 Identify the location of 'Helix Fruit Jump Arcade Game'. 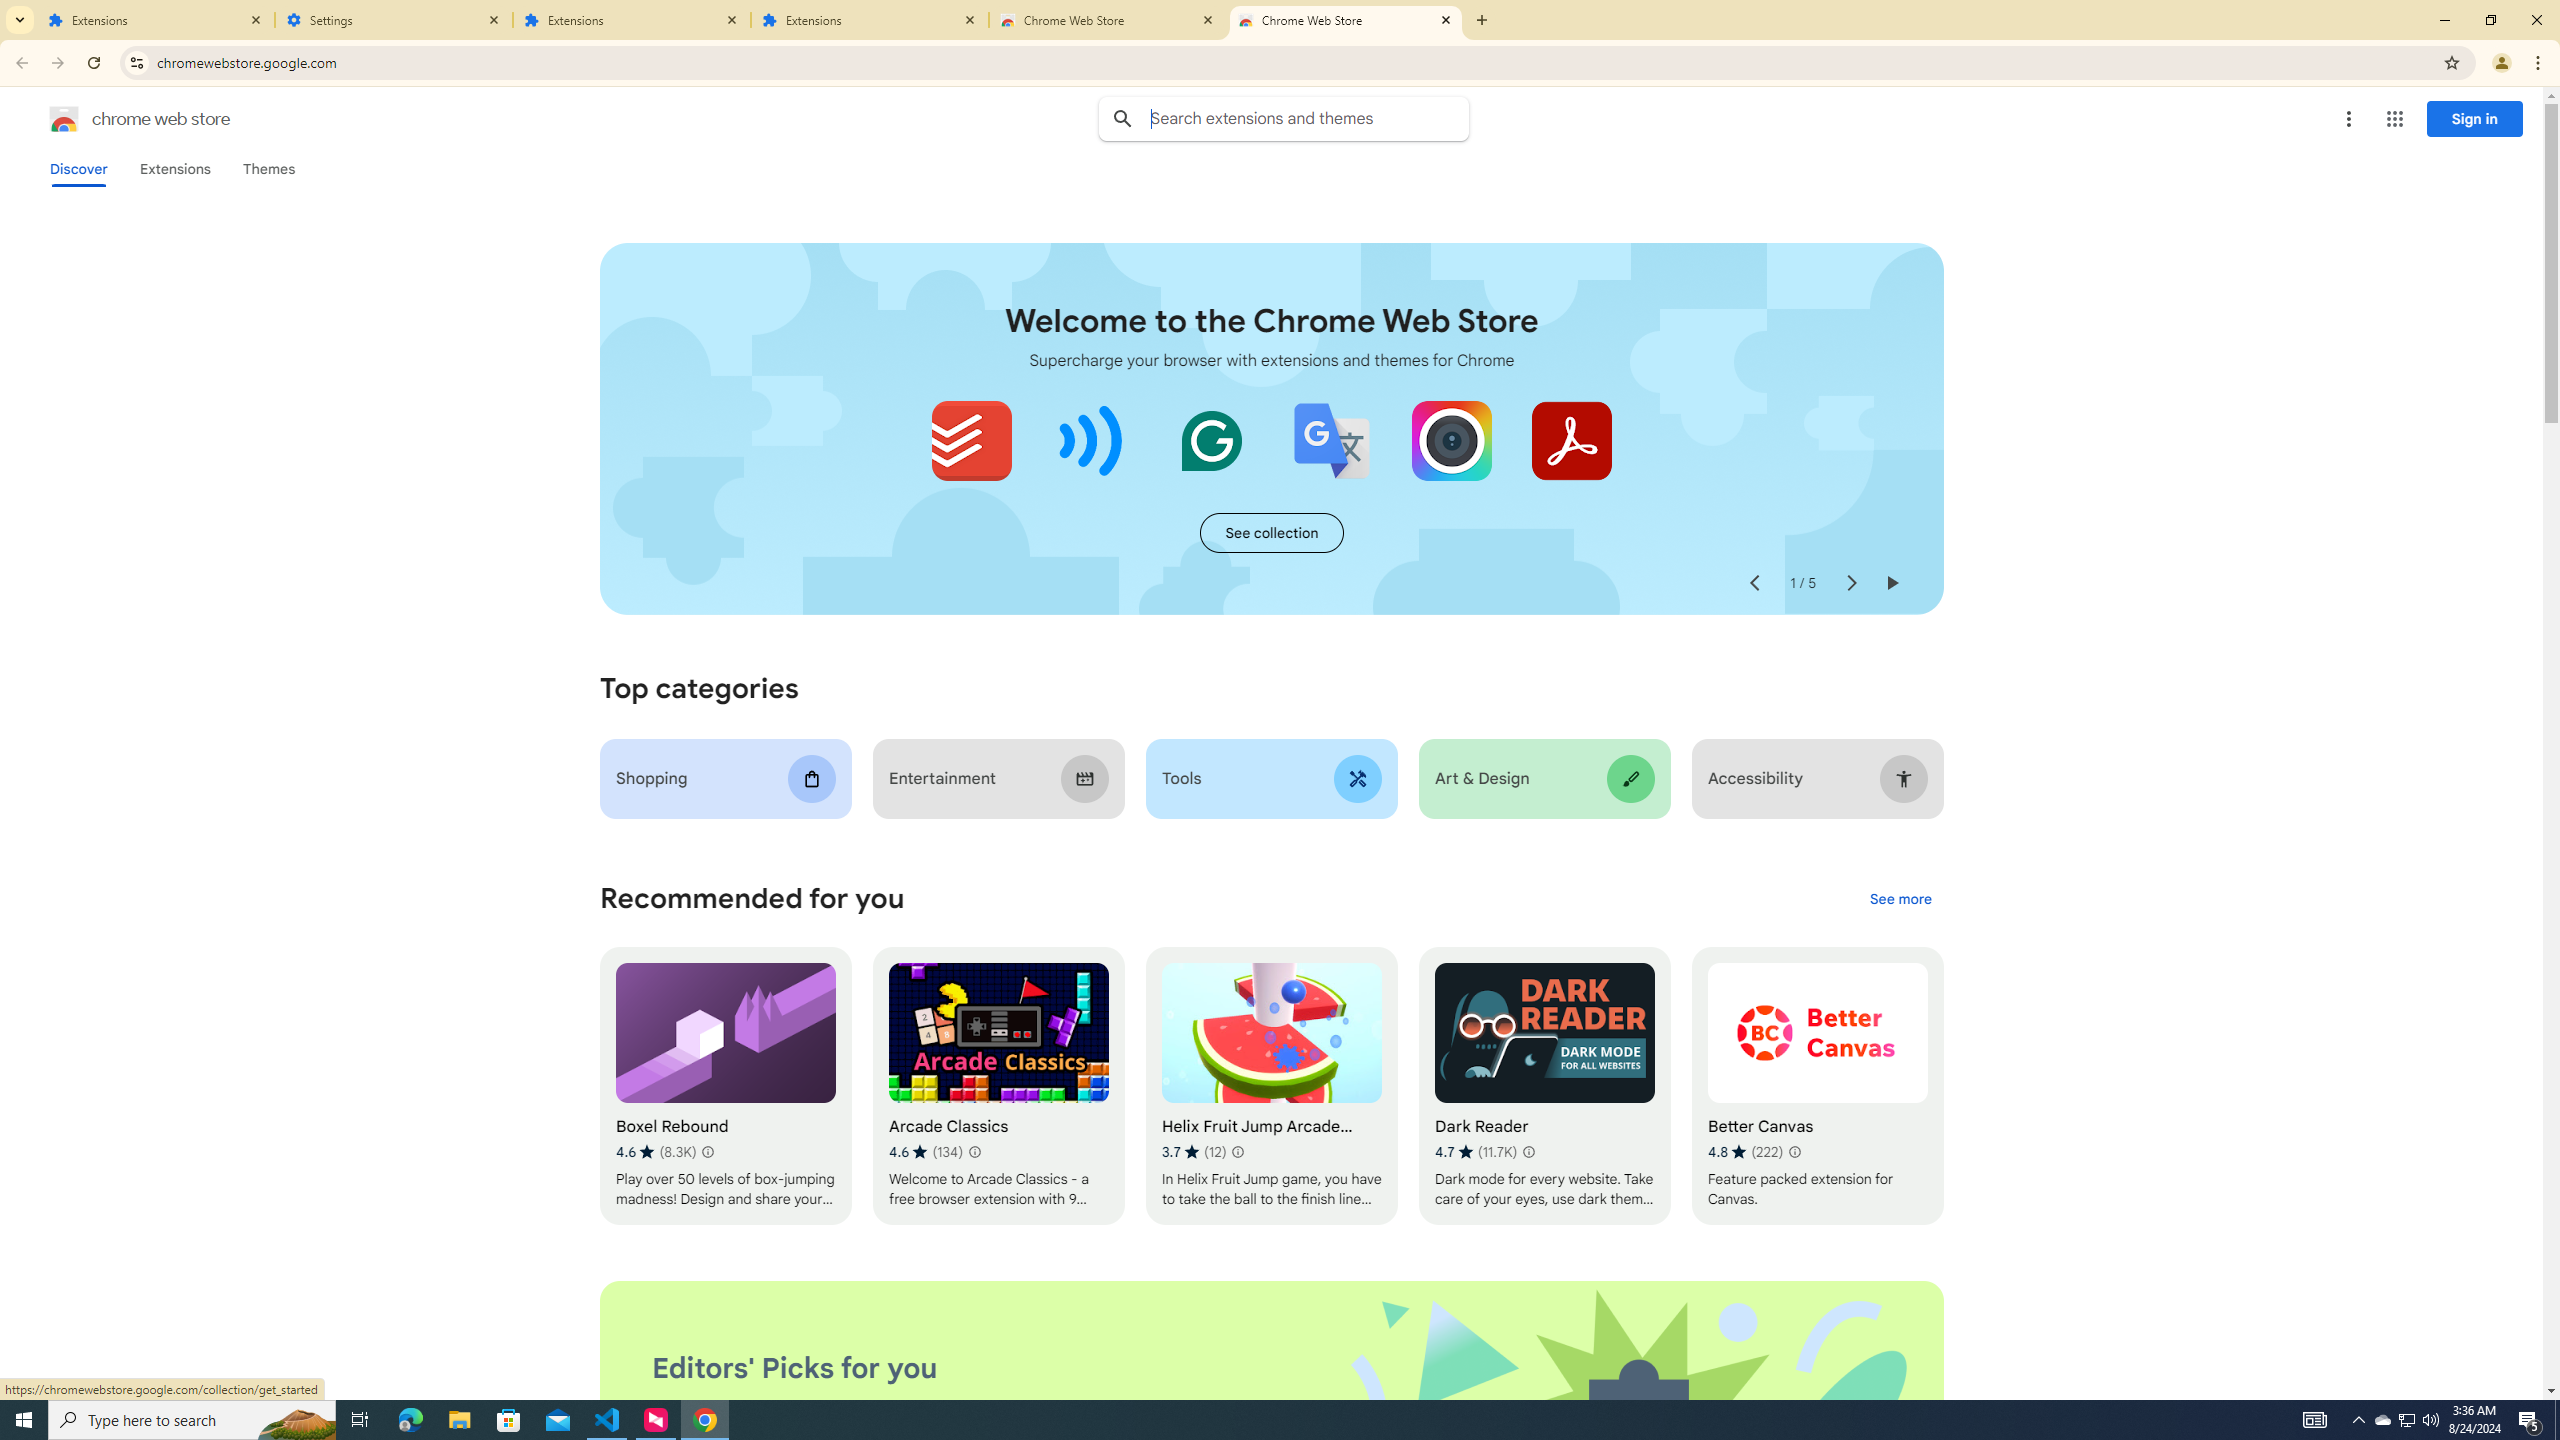
(1271, 1085).